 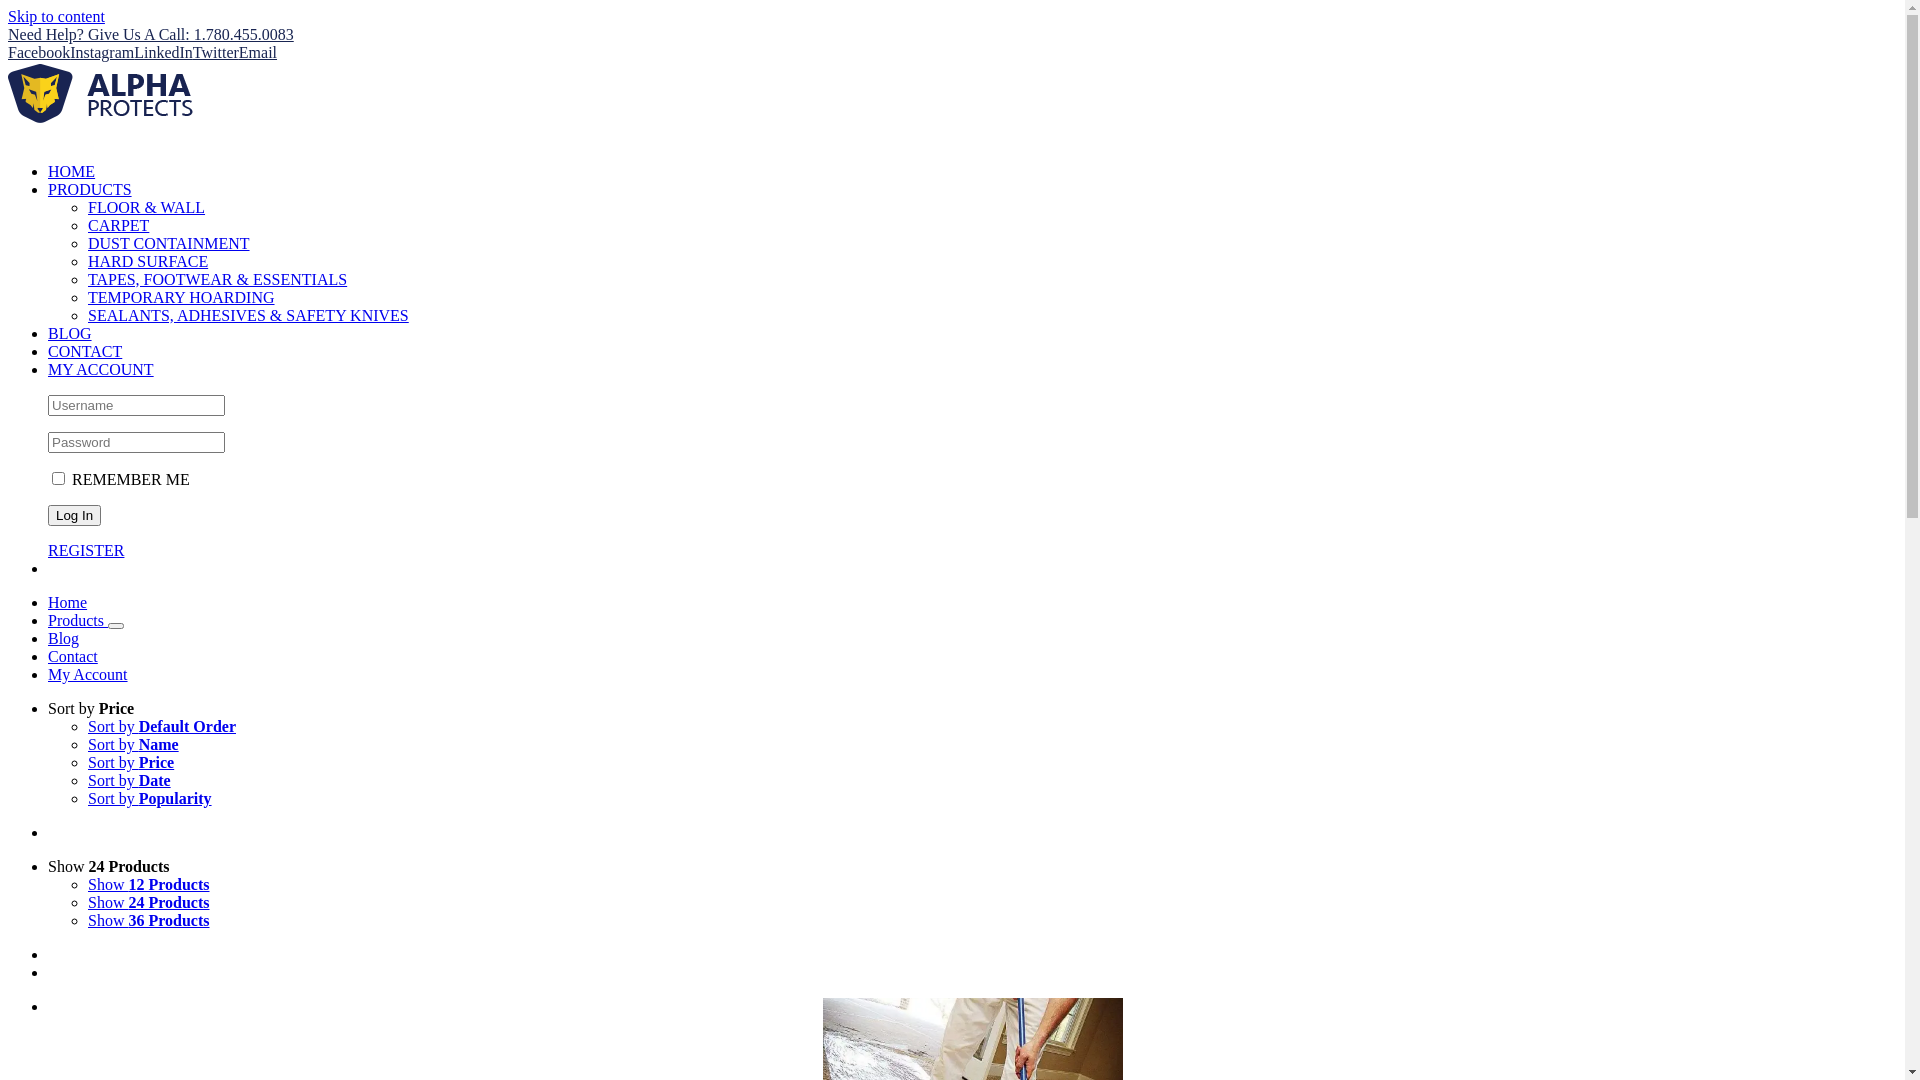 I want to click on 'REGISTER', so click(x=85, y=550).